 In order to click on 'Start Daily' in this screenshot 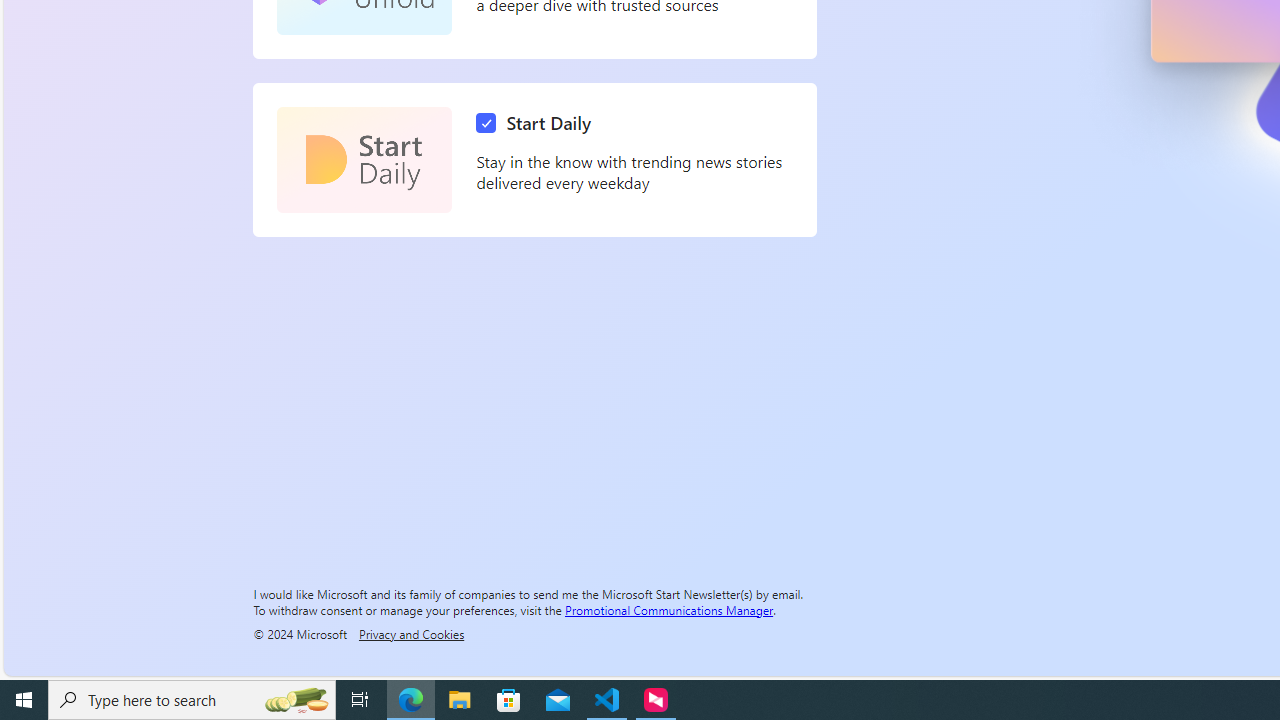, I will do `click(538, 123)`.